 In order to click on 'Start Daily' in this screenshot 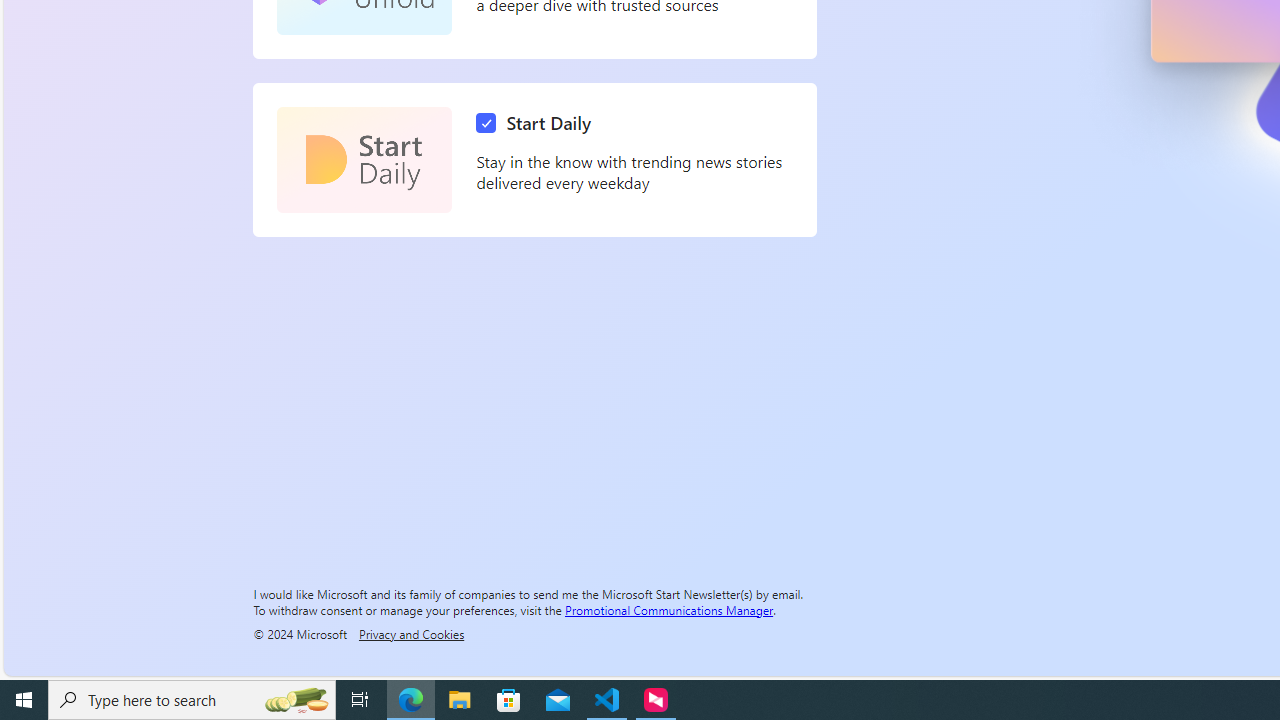, I will do `click(538, 123)`.